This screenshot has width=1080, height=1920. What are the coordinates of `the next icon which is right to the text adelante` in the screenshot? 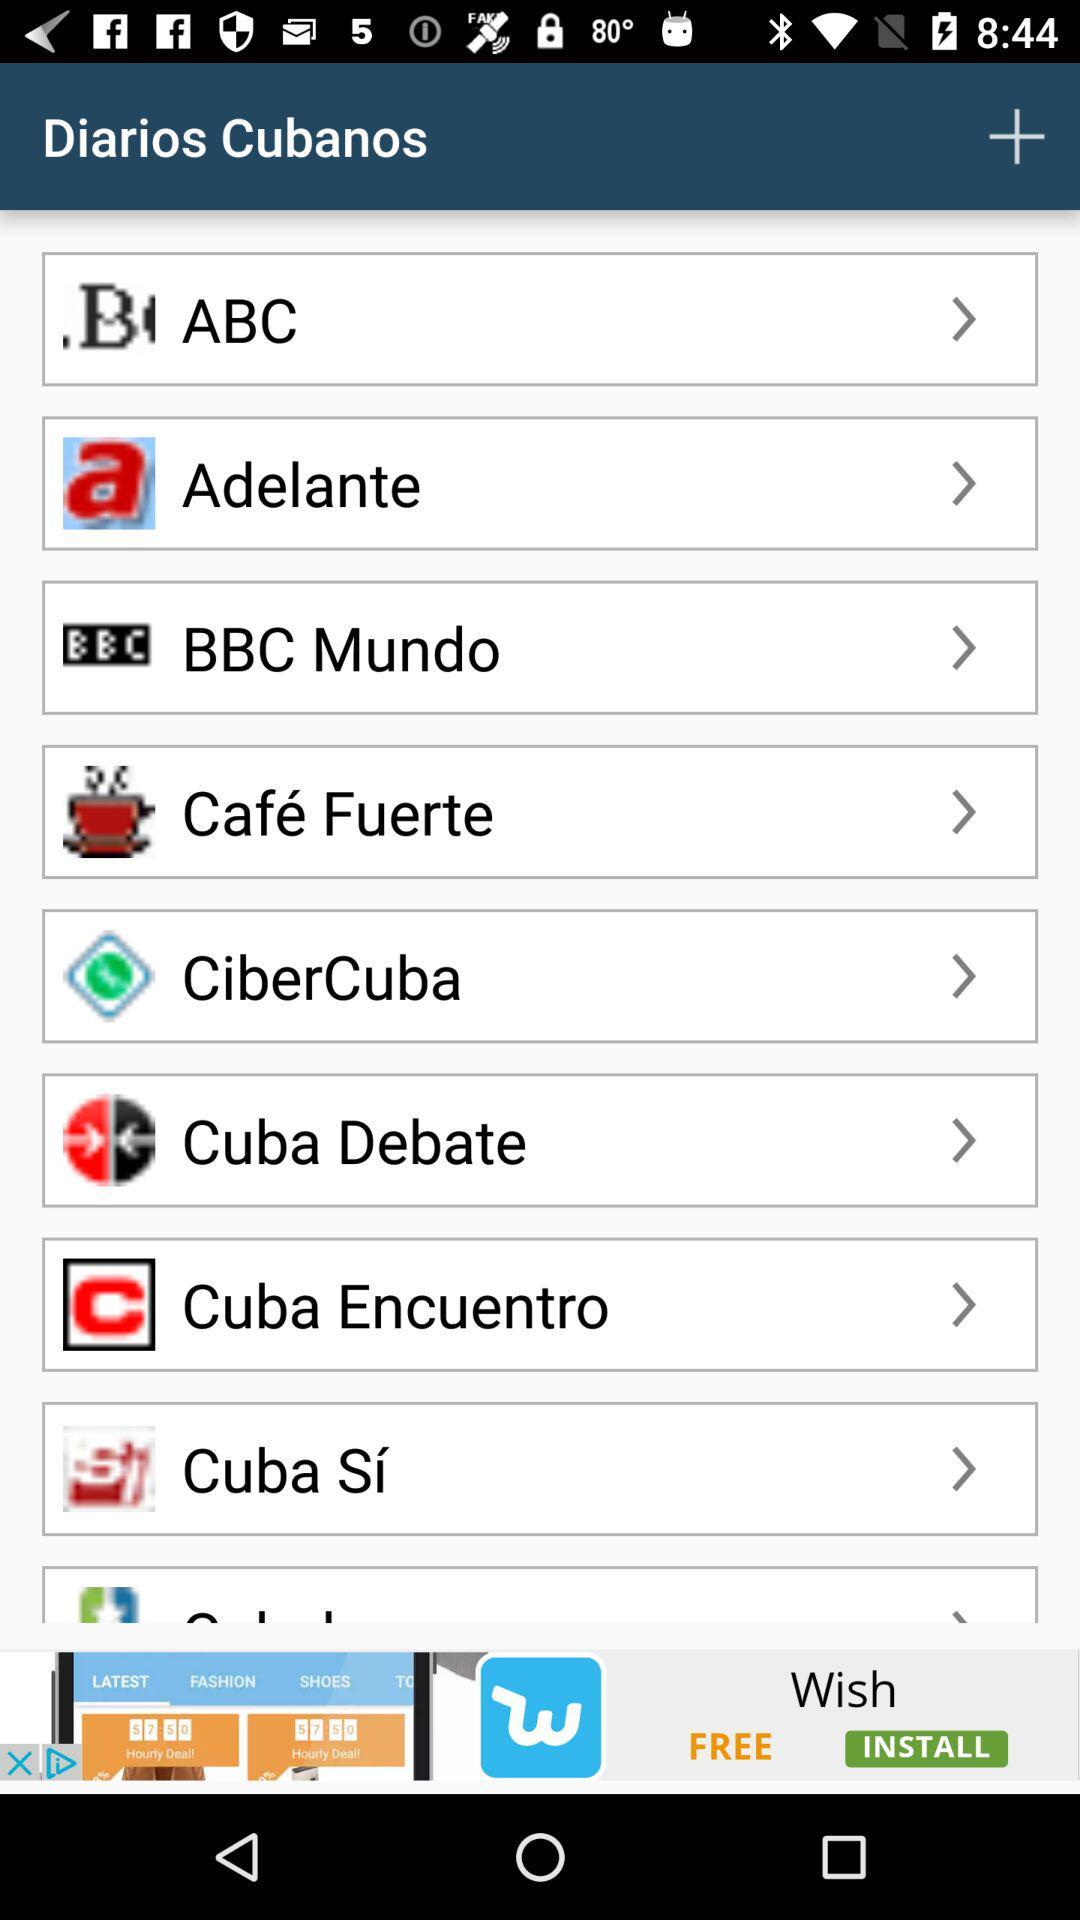 It's located at (963, 483).